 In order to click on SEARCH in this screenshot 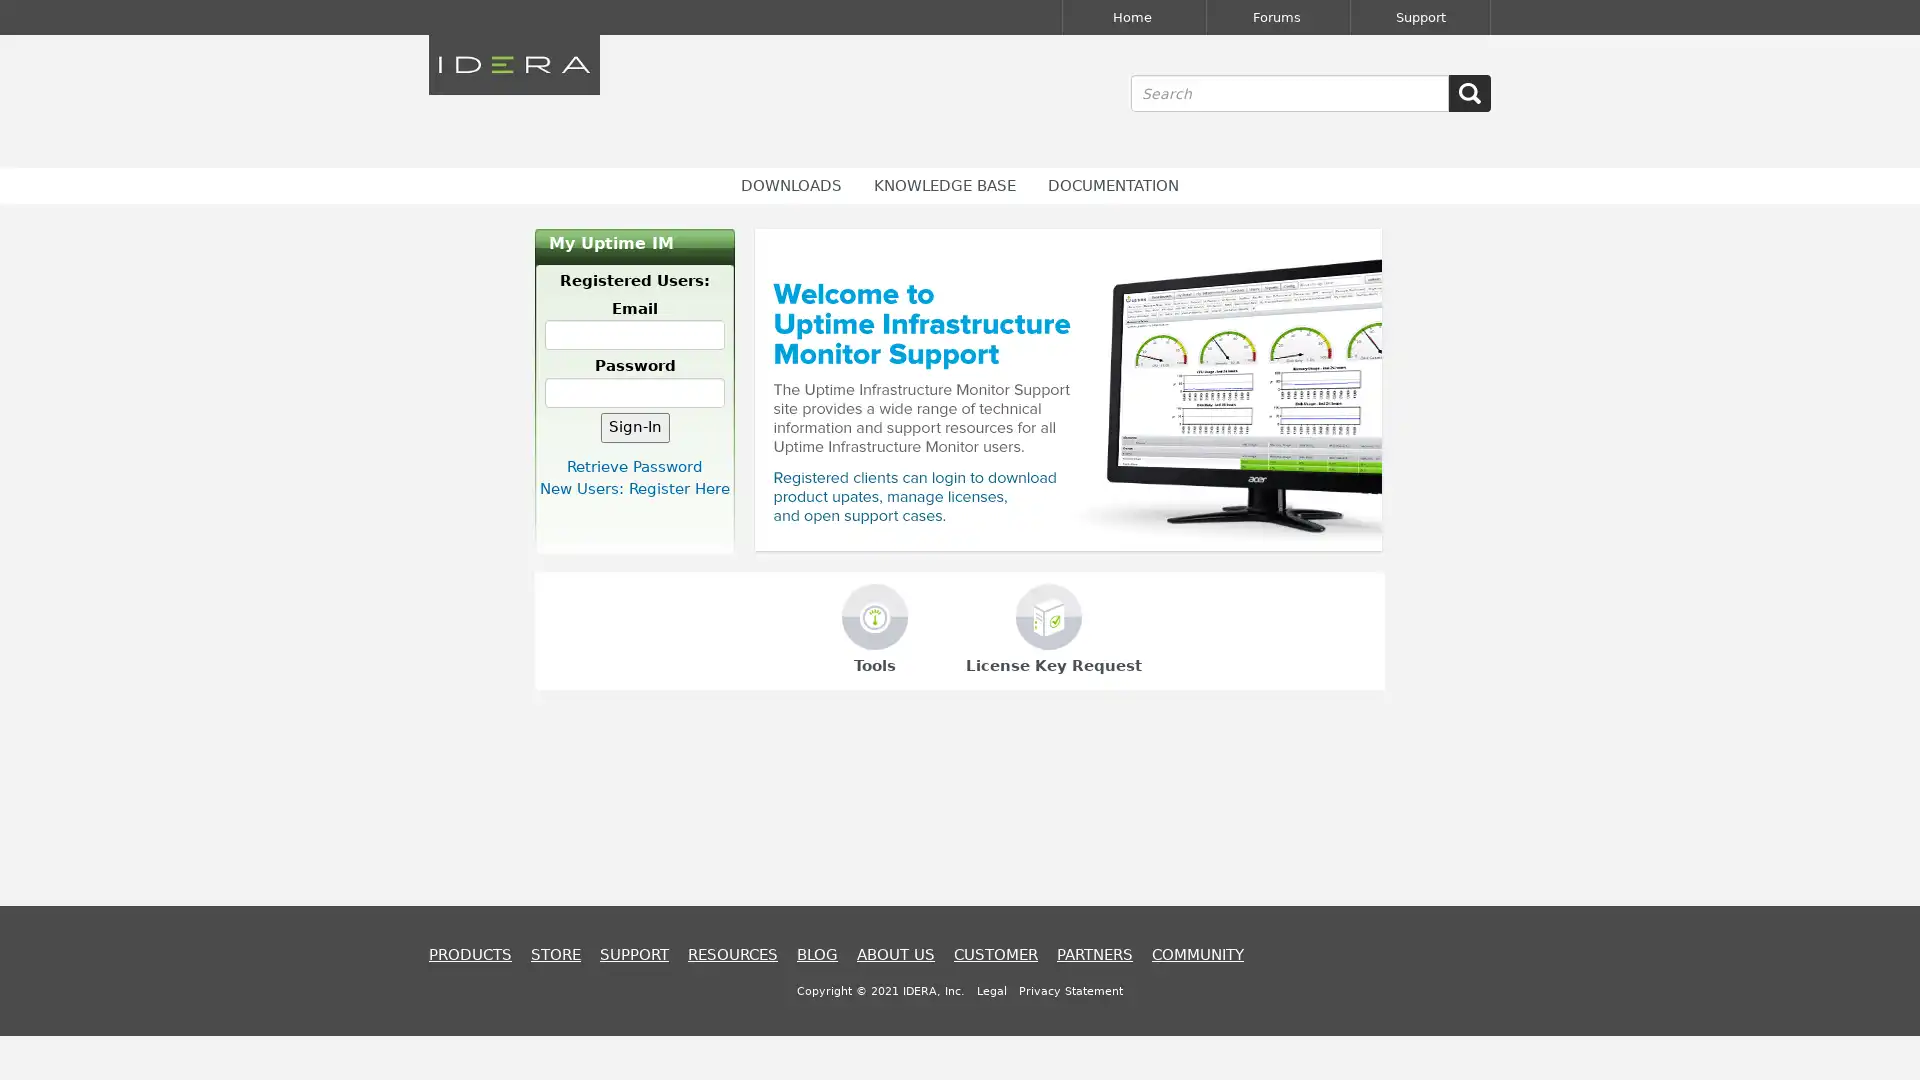, I will do `click(1469, 93)`.